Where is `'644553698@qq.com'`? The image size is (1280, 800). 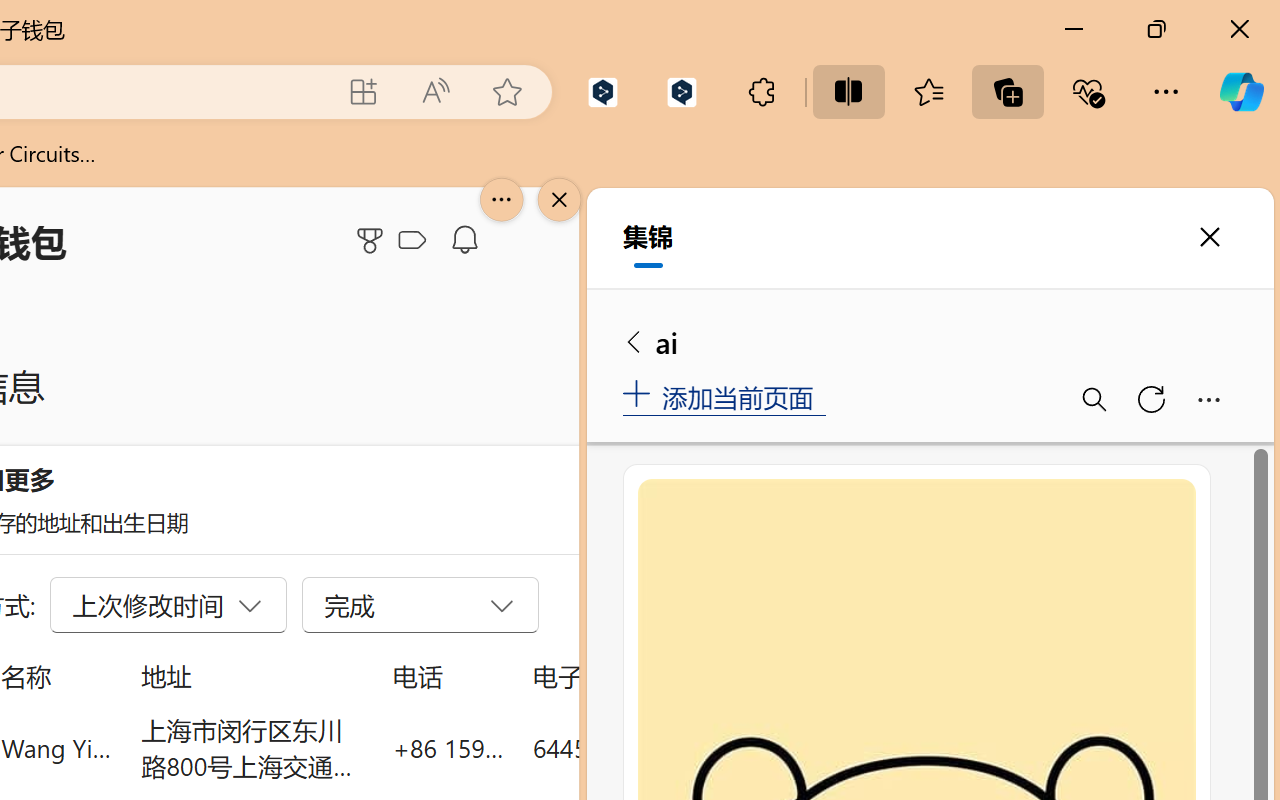
'644553698@qq.com' is located at coordinates (644, 747).